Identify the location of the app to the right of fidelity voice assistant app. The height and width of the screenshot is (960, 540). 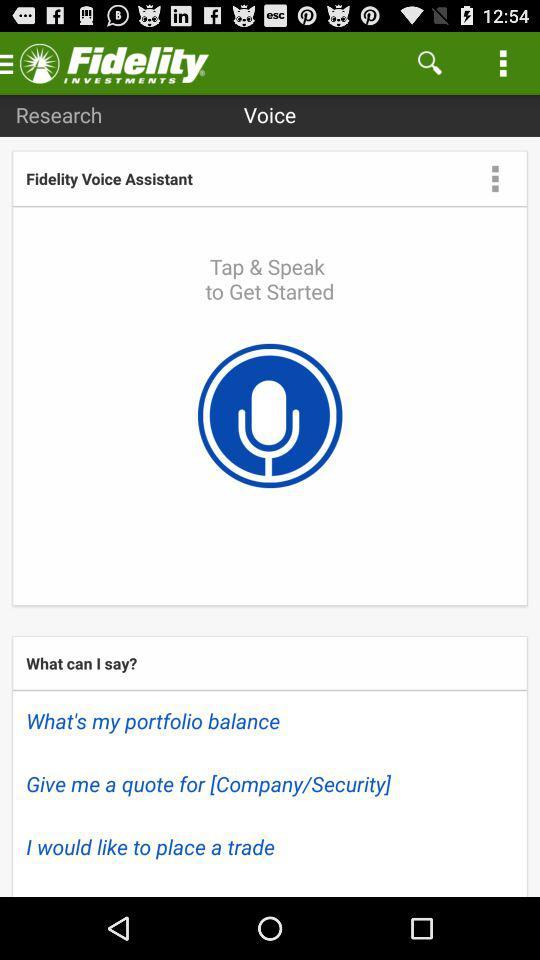
(494, 177).